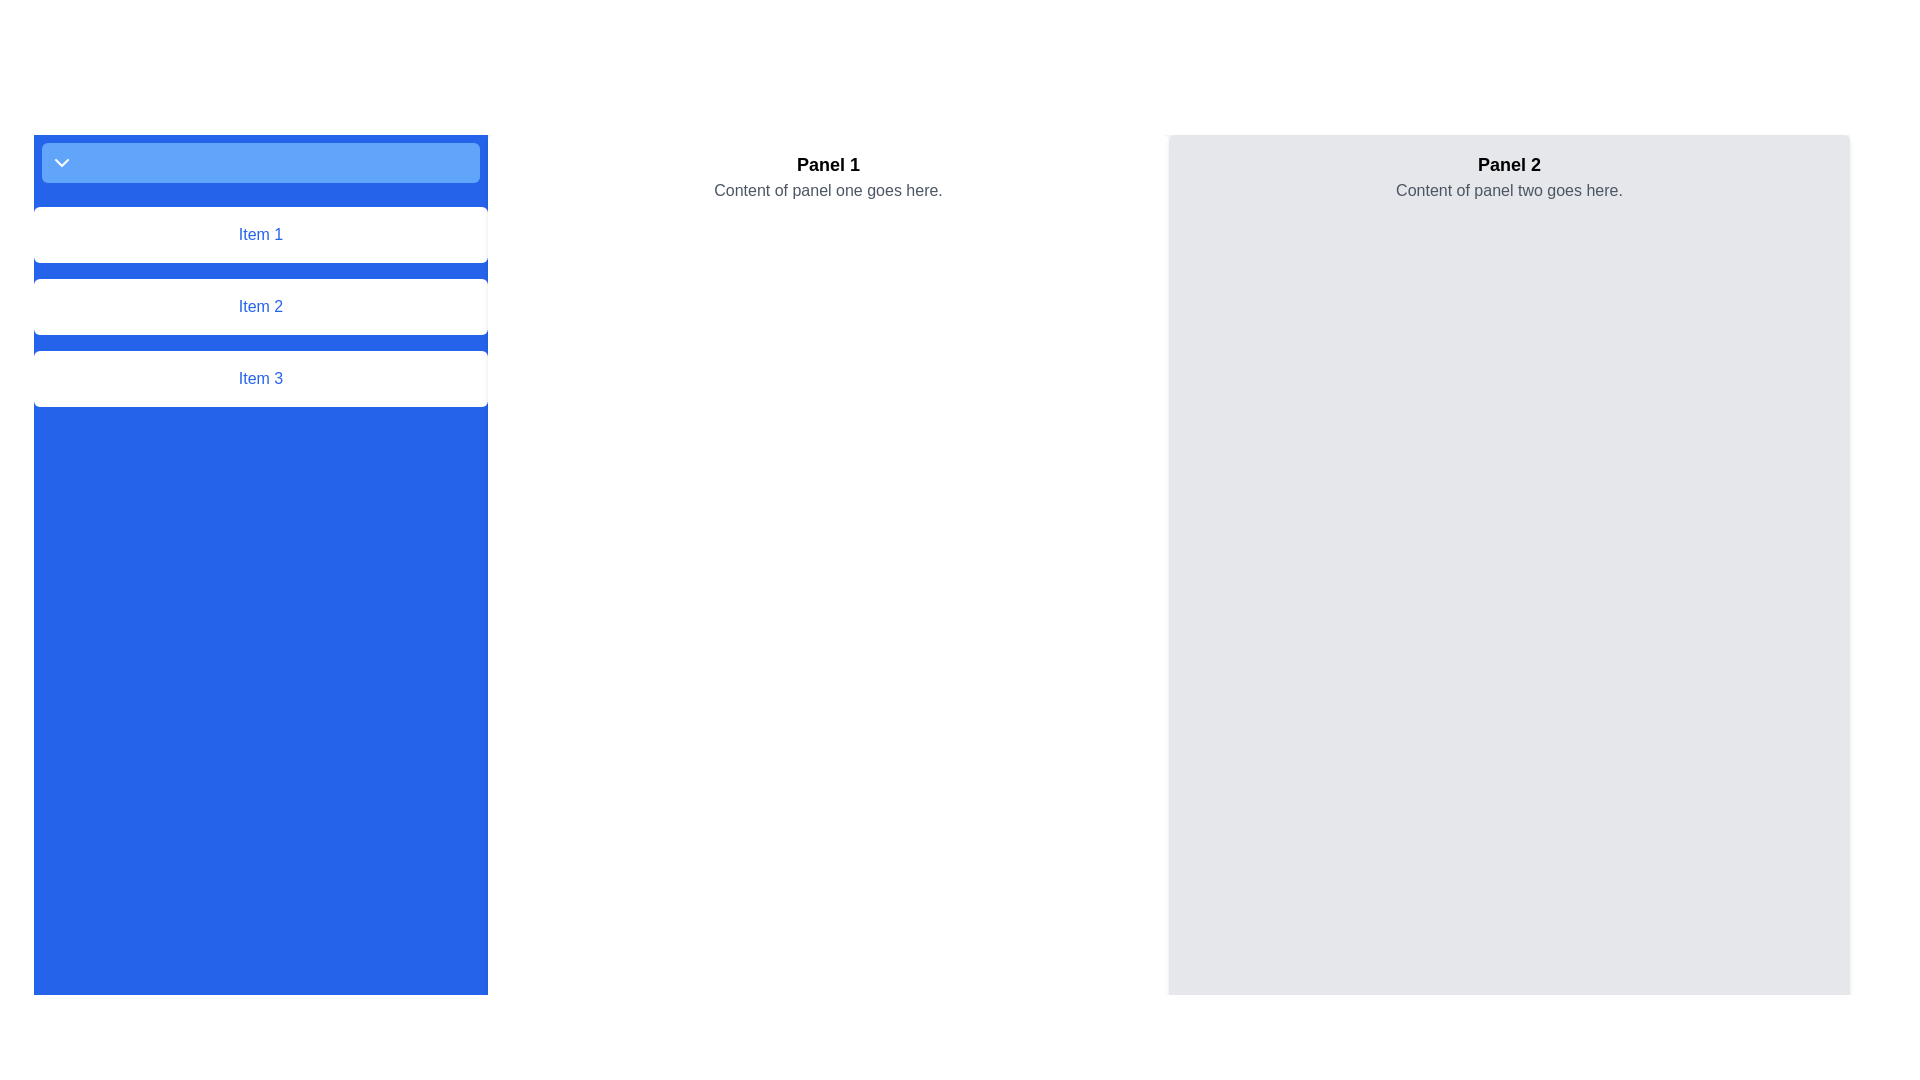  What do you see at coordinates (259, 234) in the screenshot?
I see `the first Text-display list item with a white background and the text 'Item 1' in blue, located under the blue dropdown area in the left vertical panel` at bounding box center [259, 234].